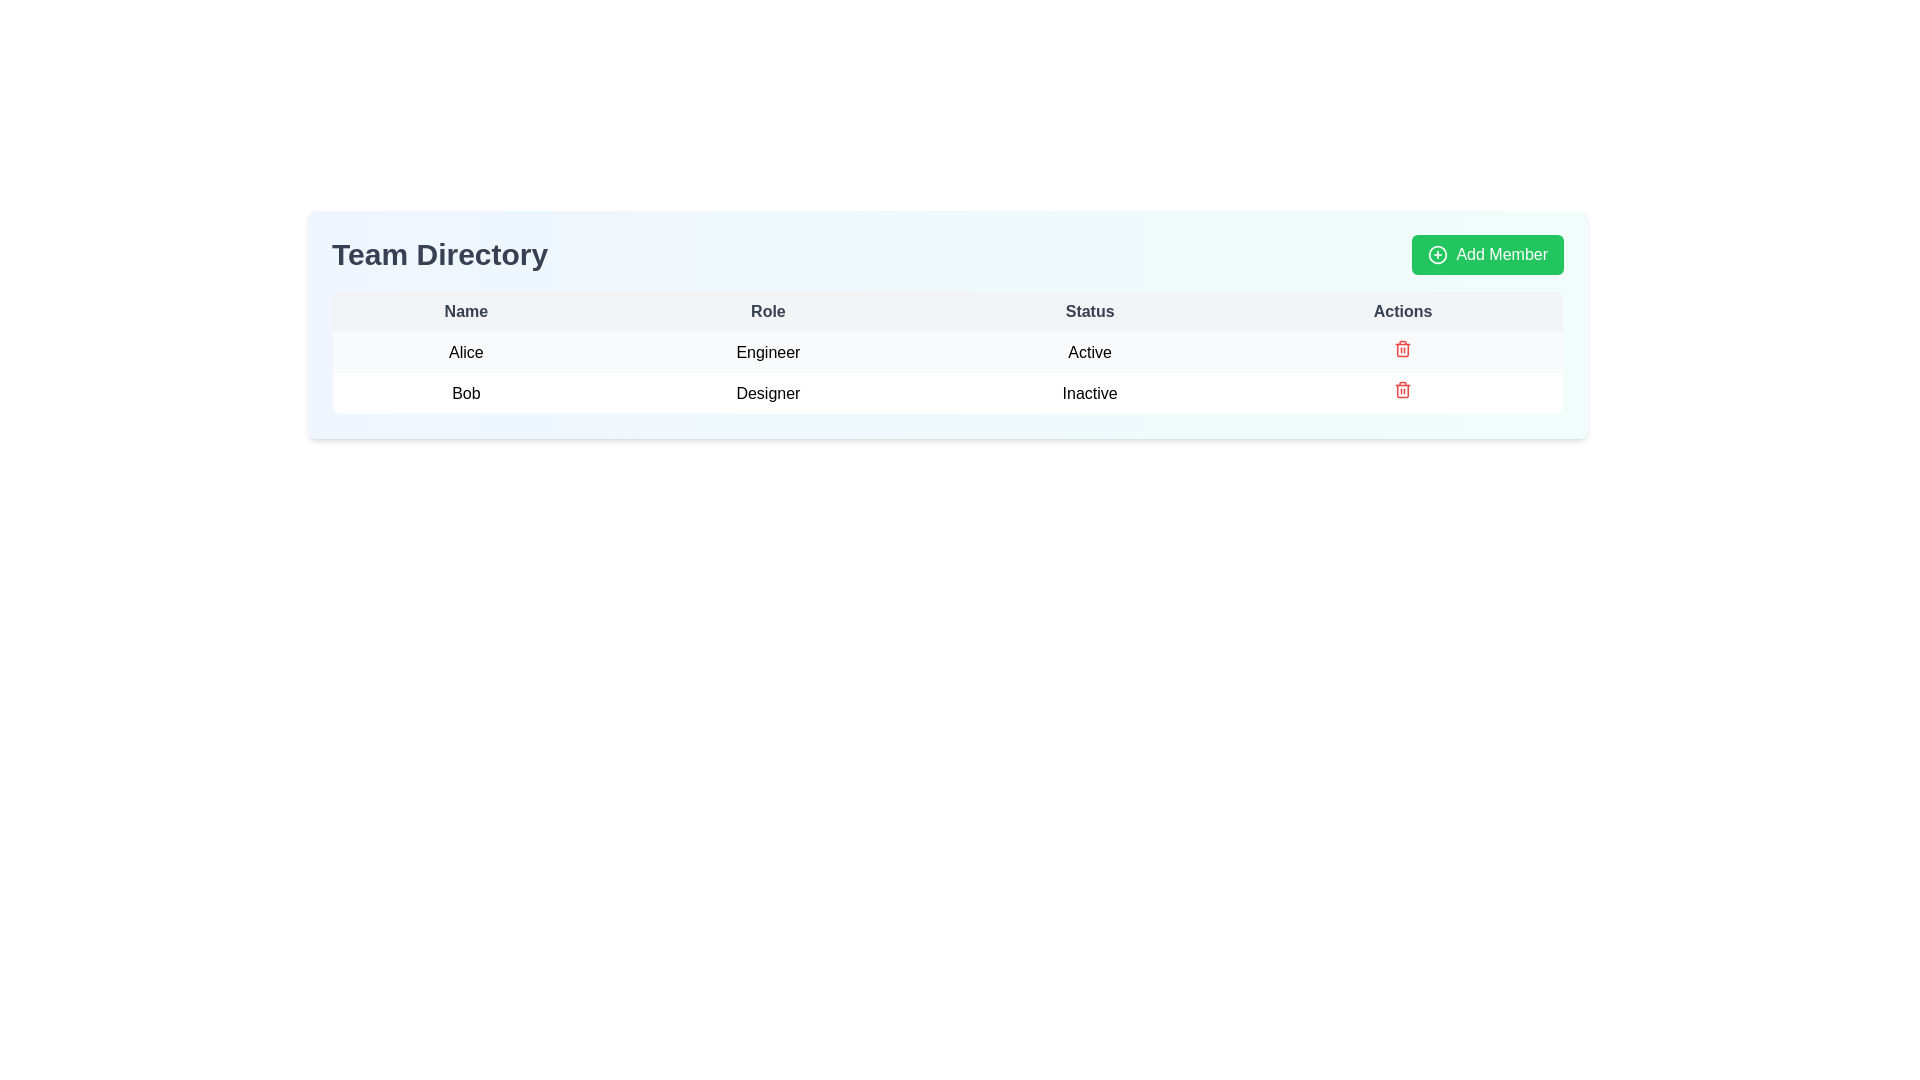 The image size is (1920, 1080). I want to click on the text display element showing the name 'Alice' in the first row of the 'Team Directory' table, so click(465, 351).